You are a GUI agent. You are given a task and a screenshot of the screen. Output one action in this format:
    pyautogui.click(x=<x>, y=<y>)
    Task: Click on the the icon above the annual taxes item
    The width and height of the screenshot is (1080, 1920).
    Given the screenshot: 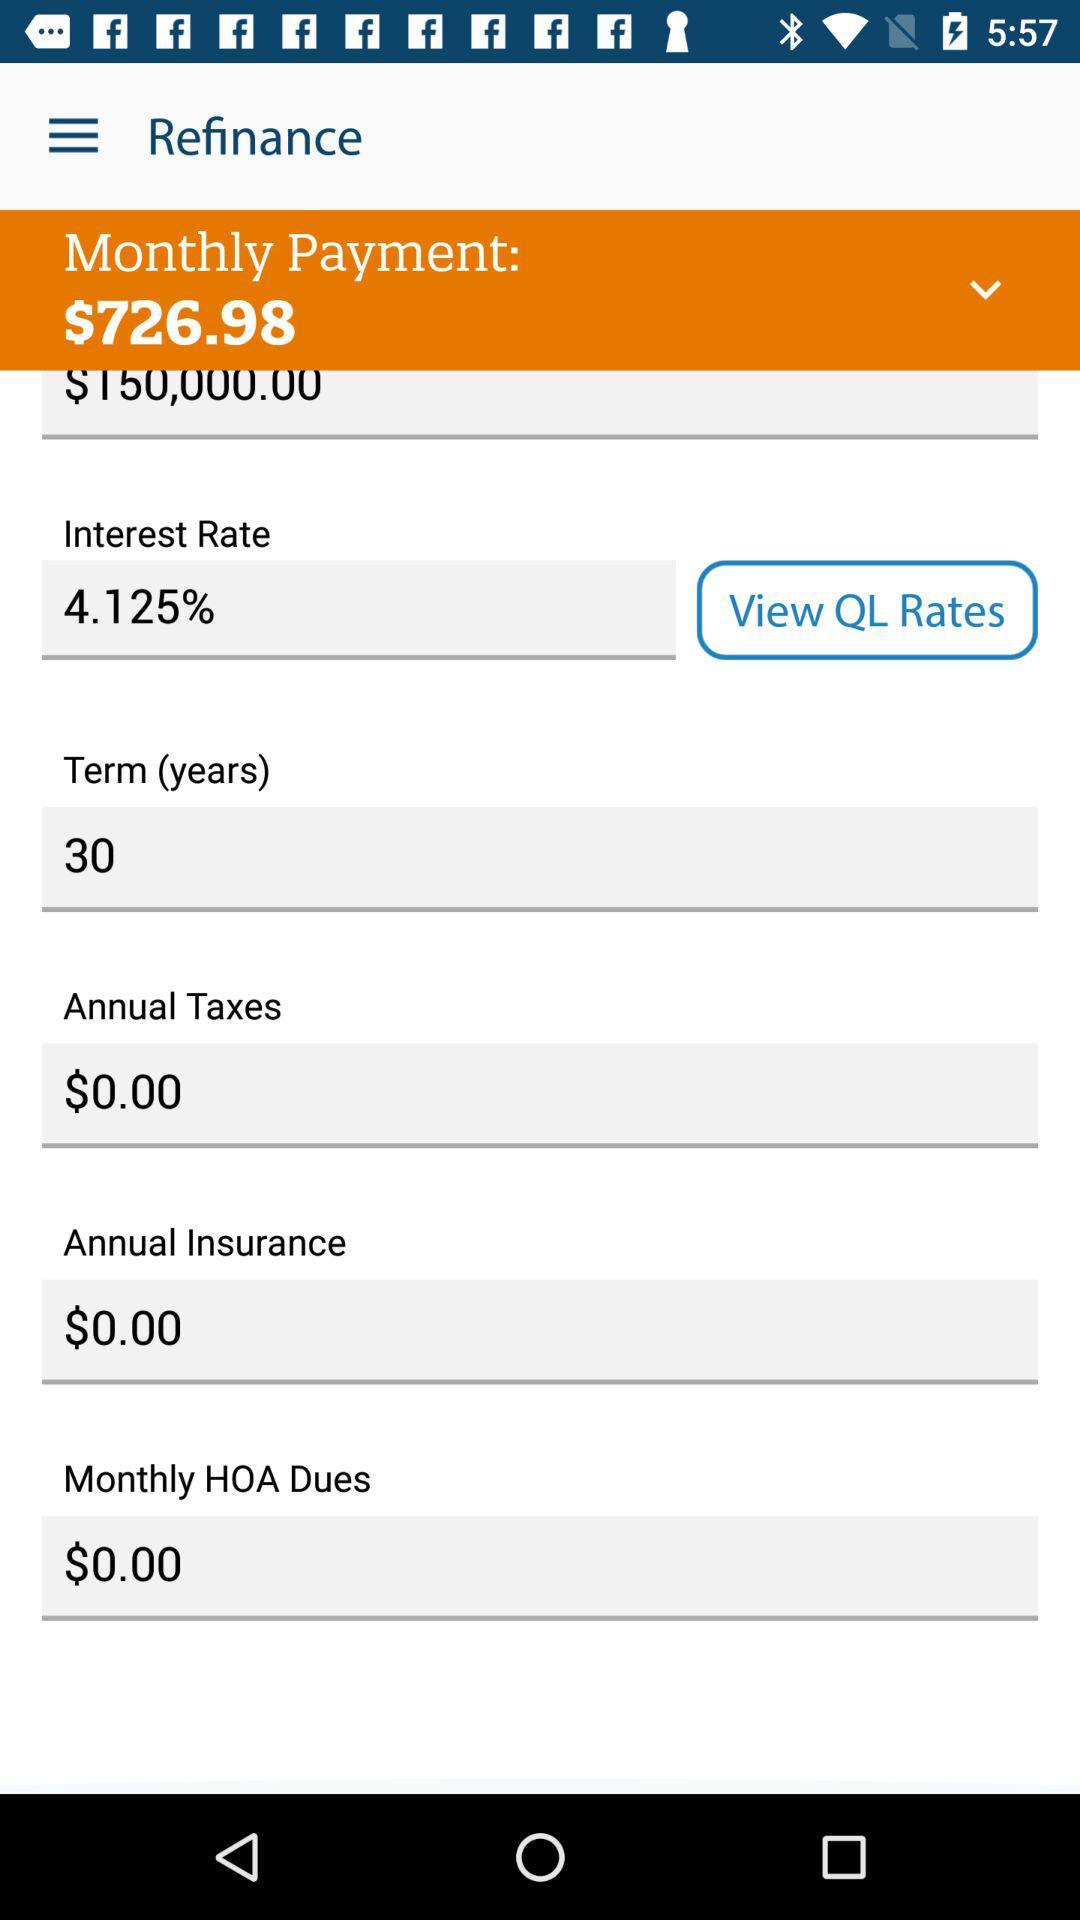 What is the action you would take?
    pyautogui.click(x=540, y=859)
    